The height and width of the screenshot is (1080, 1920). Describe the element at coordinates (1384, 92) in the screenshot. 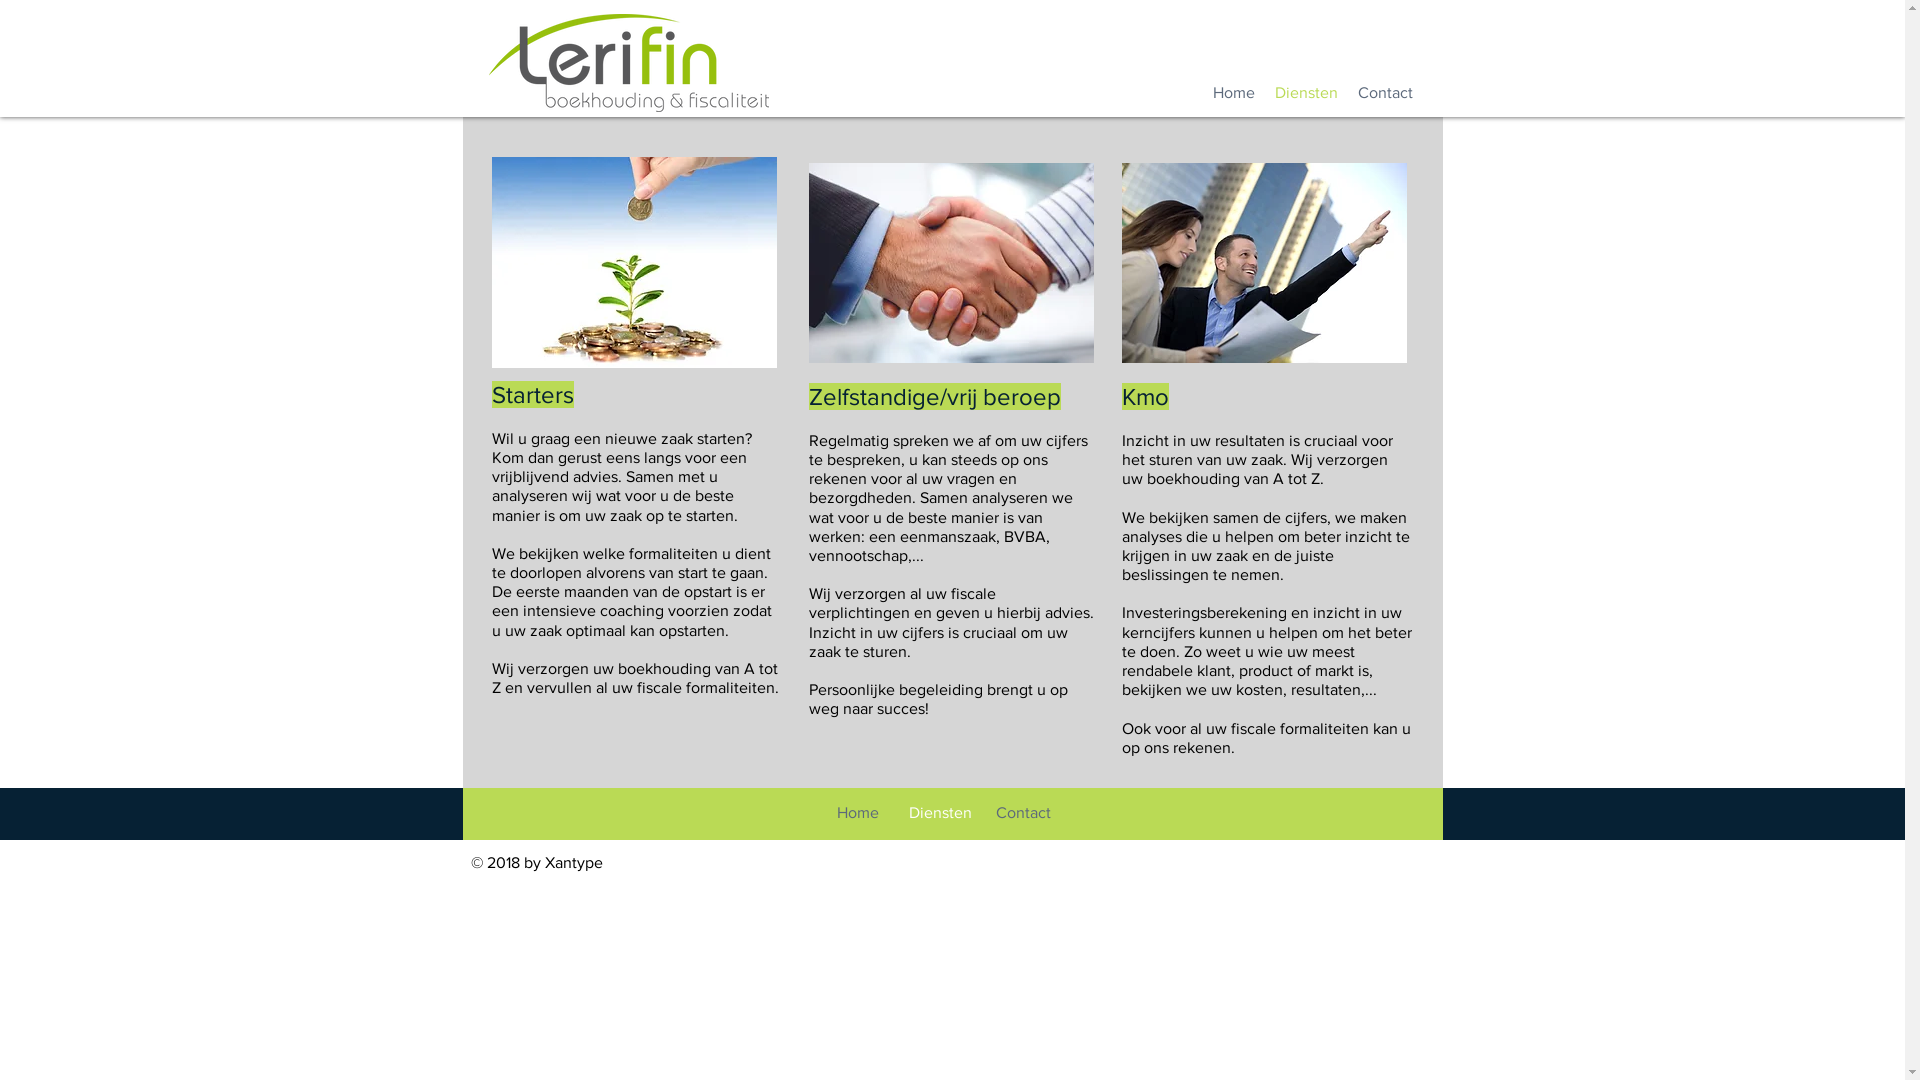

I see `'Contact'` at that location.